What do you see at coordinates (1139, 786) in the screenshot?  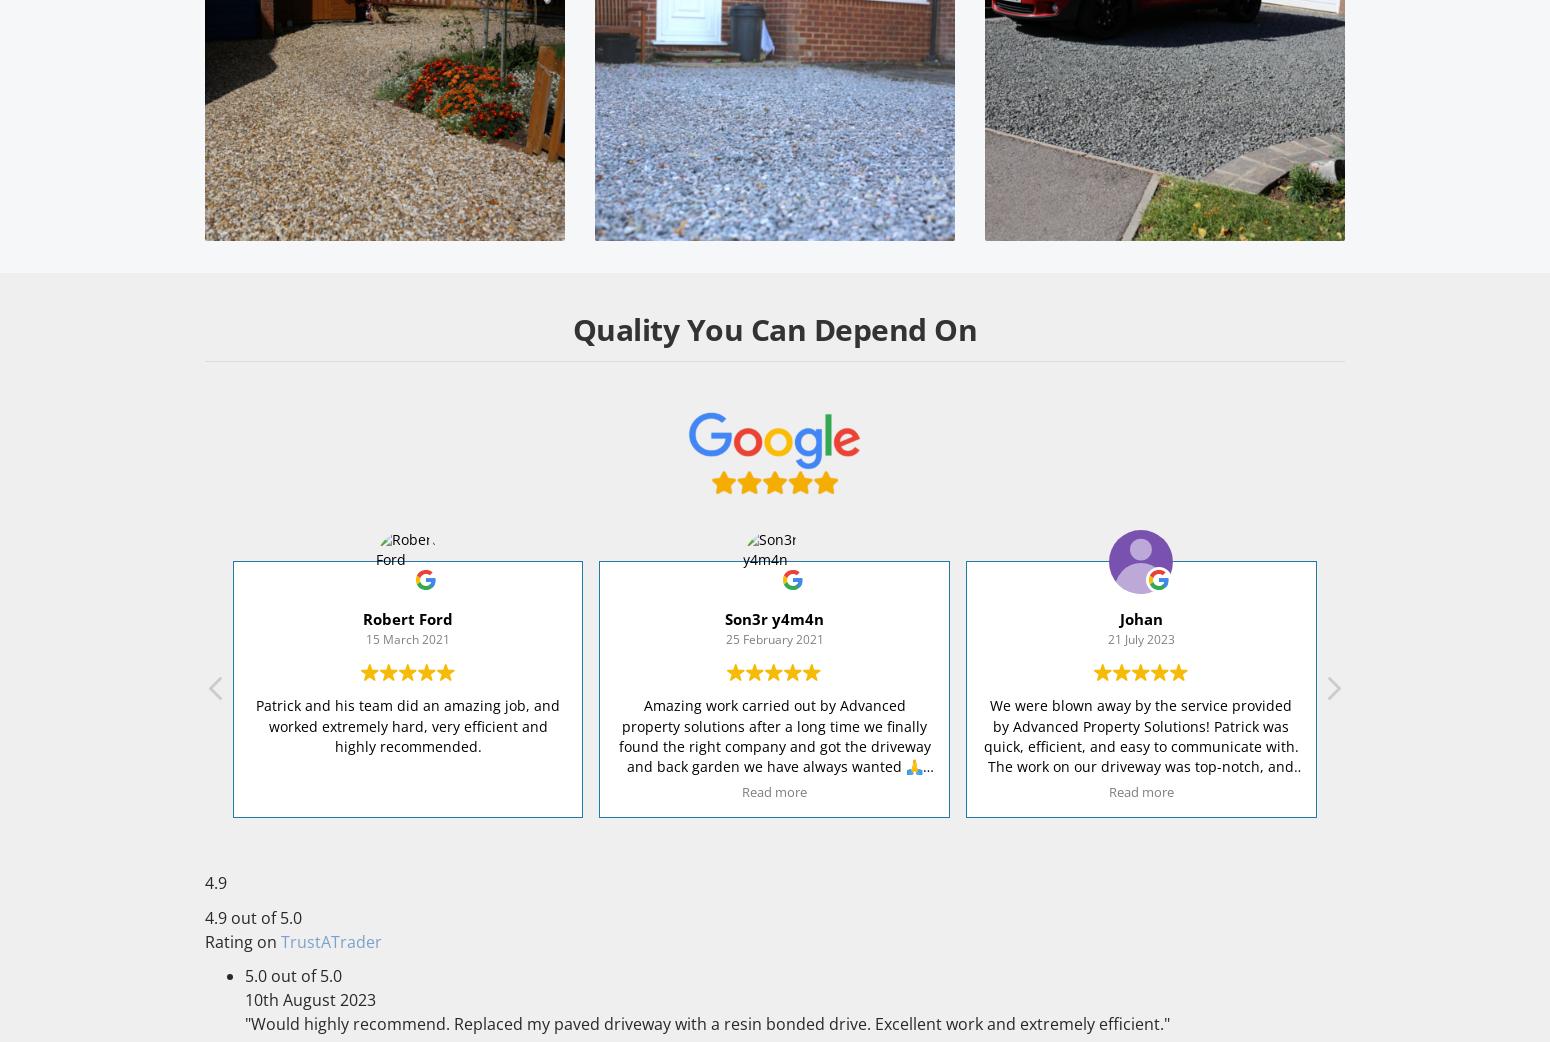 I see `'We were blown away by the service provided by Advanced Property Solutions! Patrick was quick, efficient, and easy to communicate with. The work on our driveway was top-notch, and the price was a steal for the quality delivered. In just two days, our driveway was transformed into something amazing! Highly recommend Patrick and his team for high-quality driveway work.'` at bounding box center [1139, 786].